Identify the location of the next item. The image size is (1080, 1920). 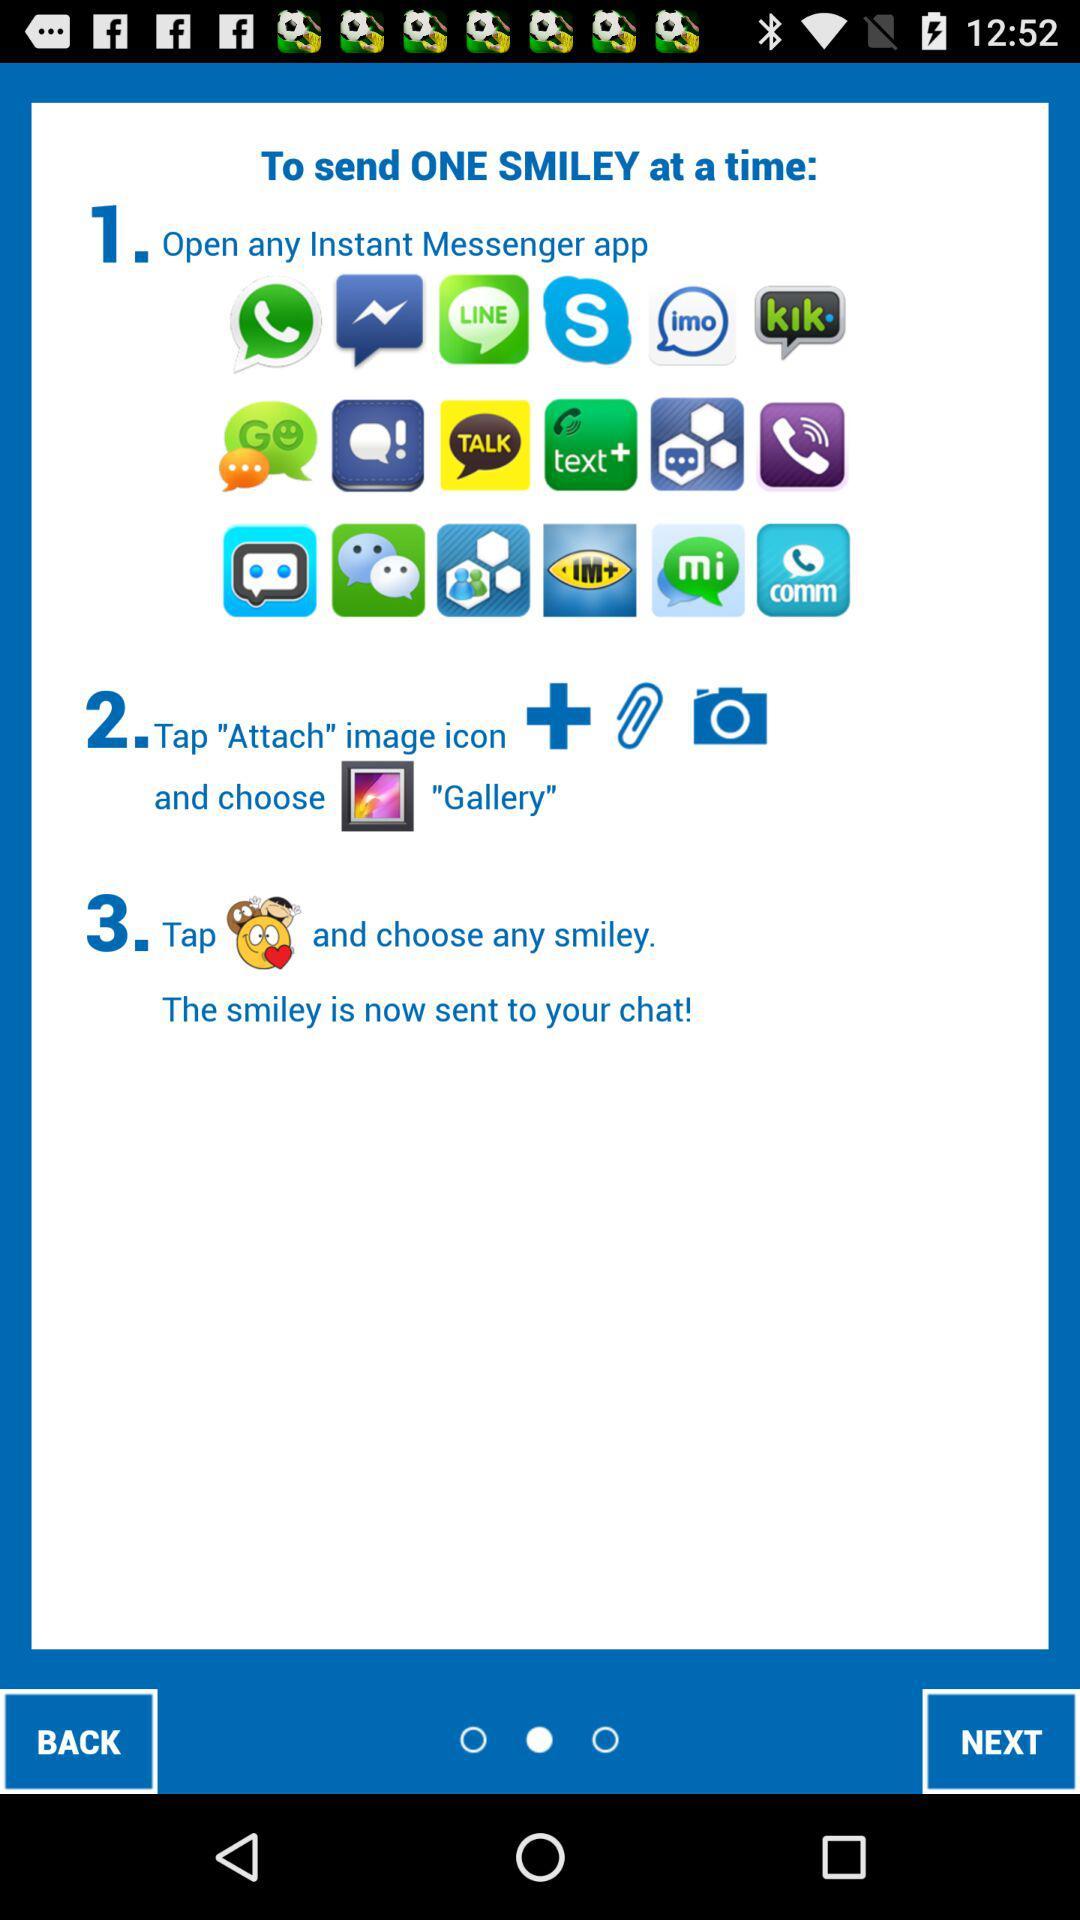
(1001, 1740).